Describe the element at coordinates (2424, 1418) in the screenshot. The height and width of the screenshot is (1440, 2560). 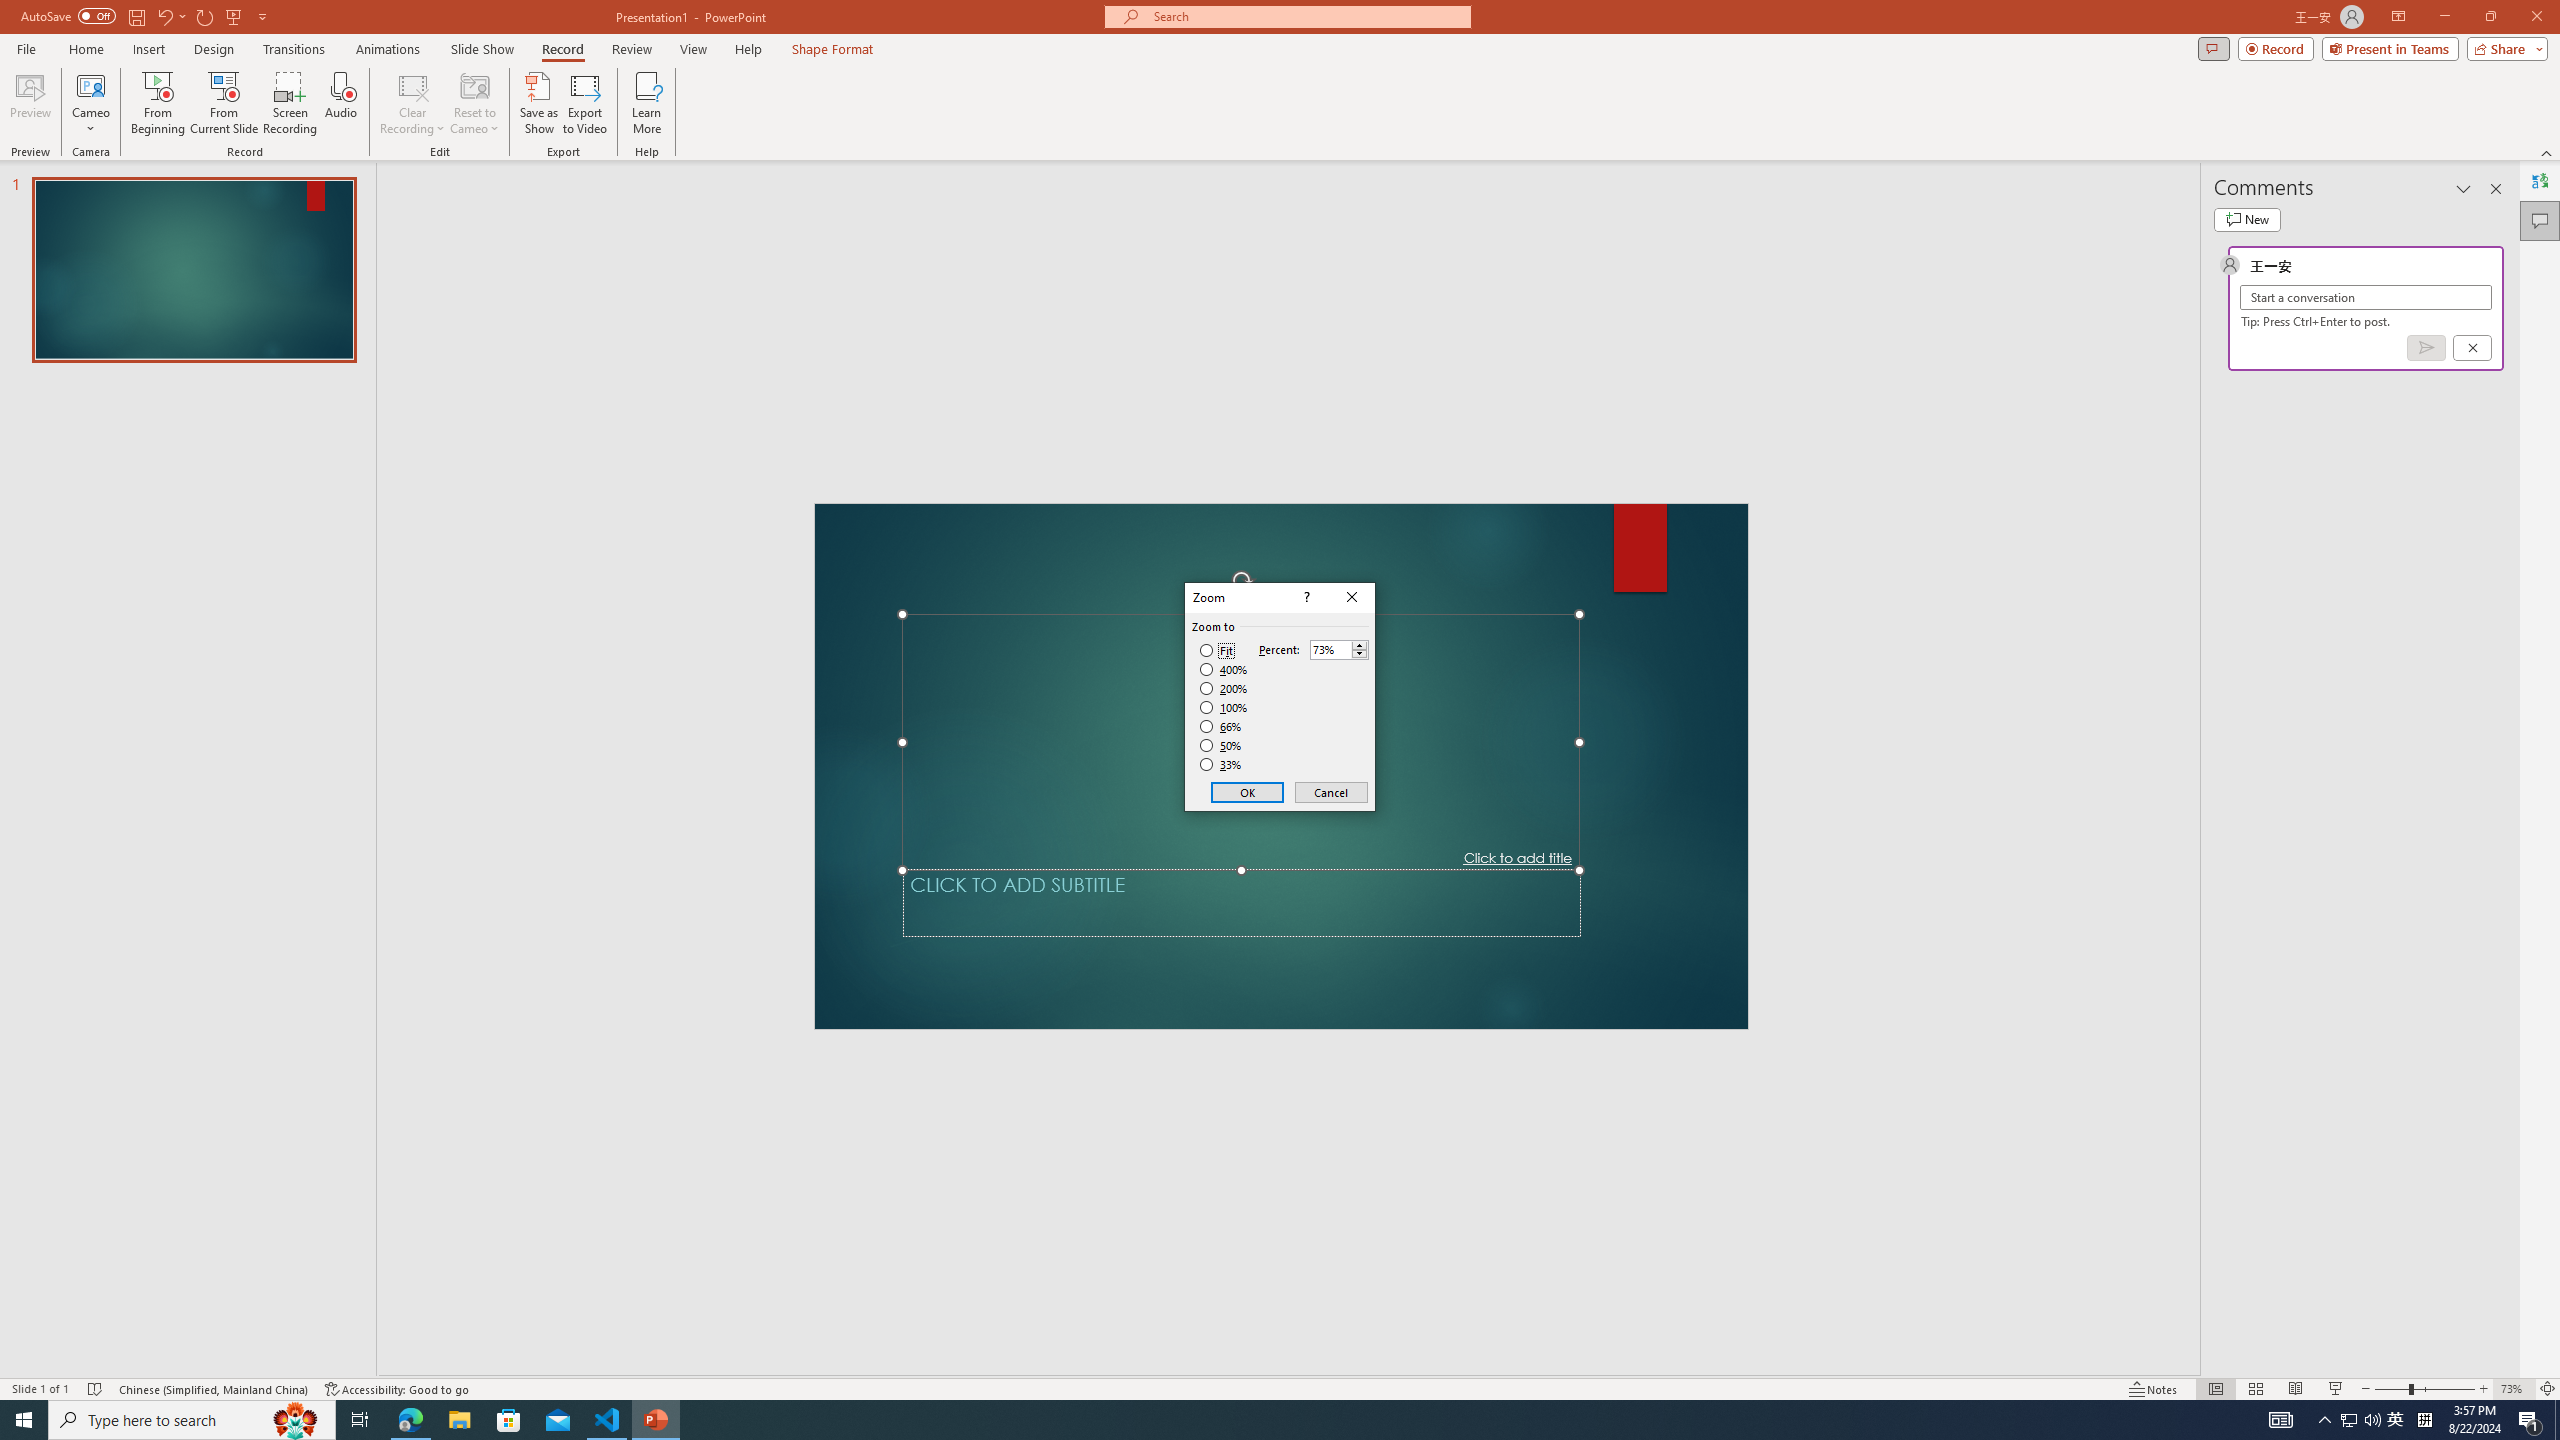
I see `'Tray Input Indicator - Chinese (Simplified, China)'` at that location.